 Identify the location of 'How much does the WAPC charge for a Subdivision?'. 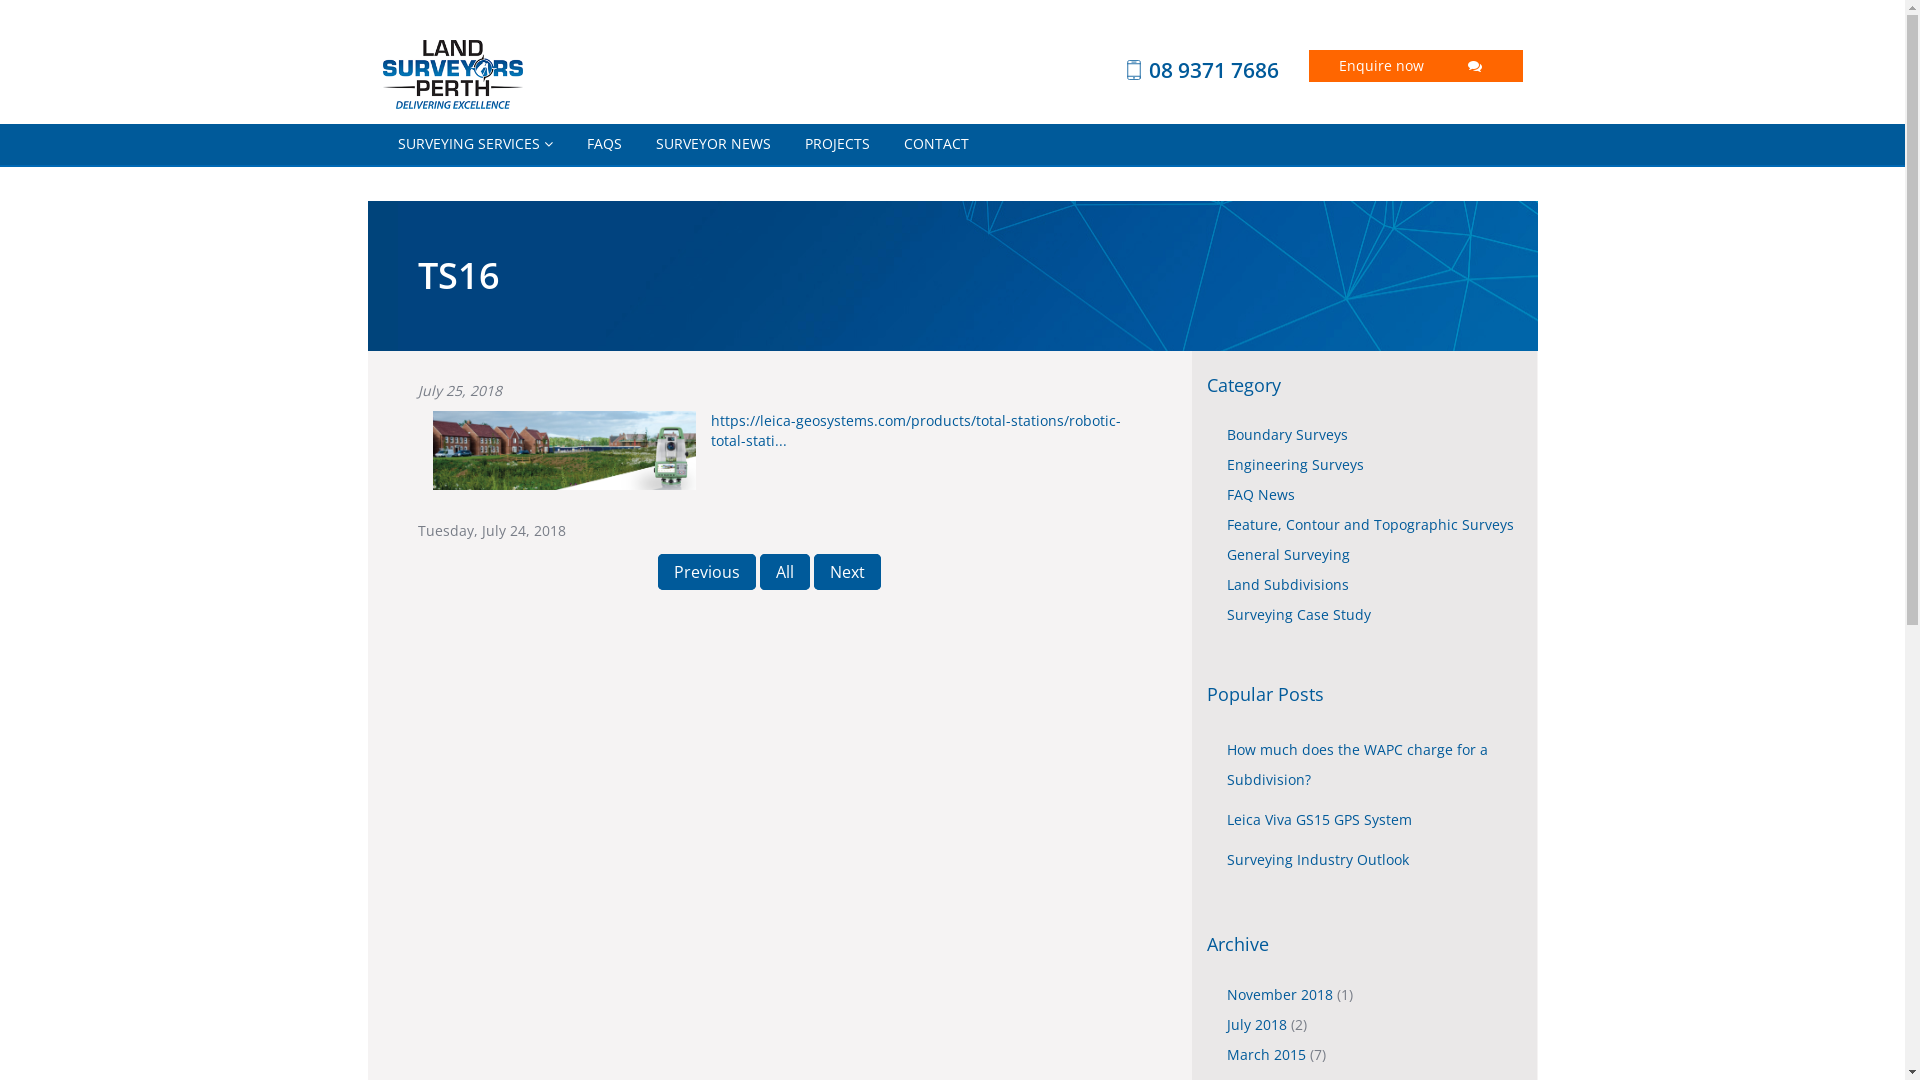
(1357, 764).